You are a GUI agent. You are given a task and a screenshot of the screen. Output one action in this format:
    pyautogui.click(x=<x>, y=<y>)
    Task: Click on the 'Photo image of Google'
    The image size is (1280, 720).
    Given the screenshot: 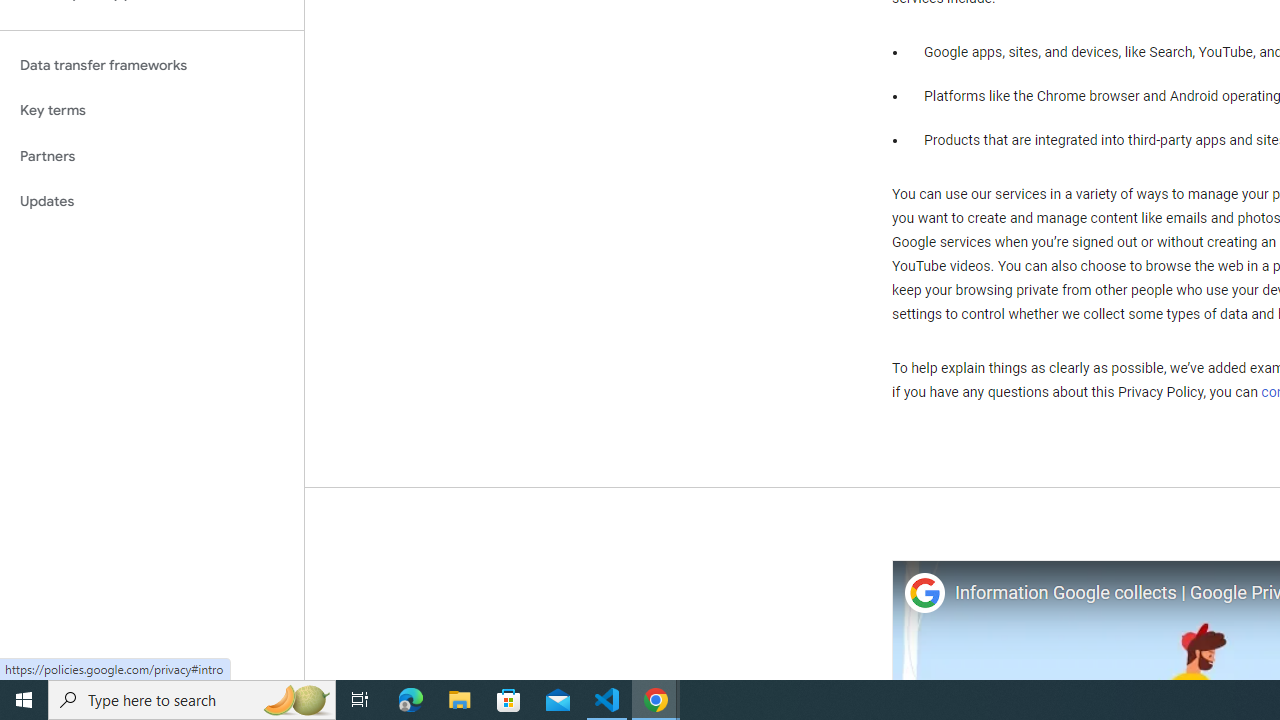 What is the action you would take?
    pyautogui.click(x=923, y=592)
    